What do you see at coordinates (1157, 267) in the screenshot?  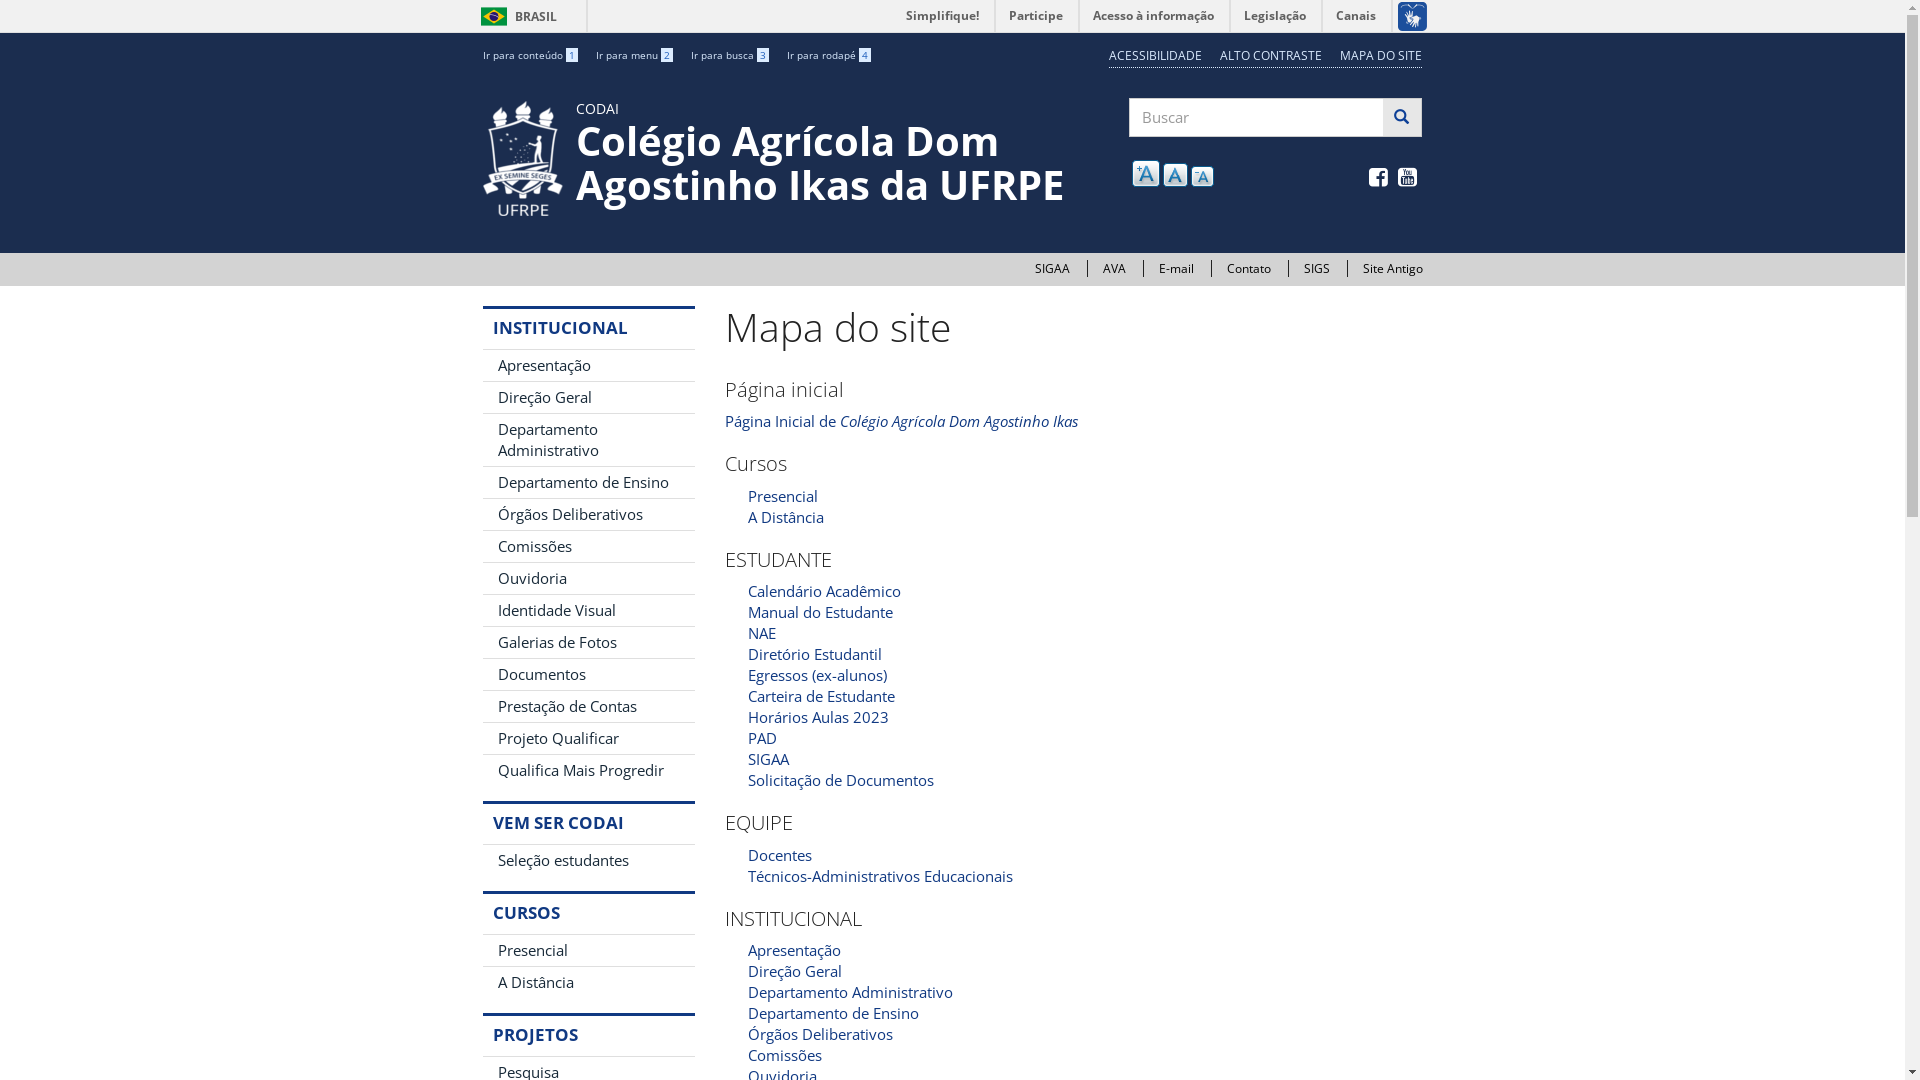 I see `'E-mail'` at bounding box center [1157, 267].